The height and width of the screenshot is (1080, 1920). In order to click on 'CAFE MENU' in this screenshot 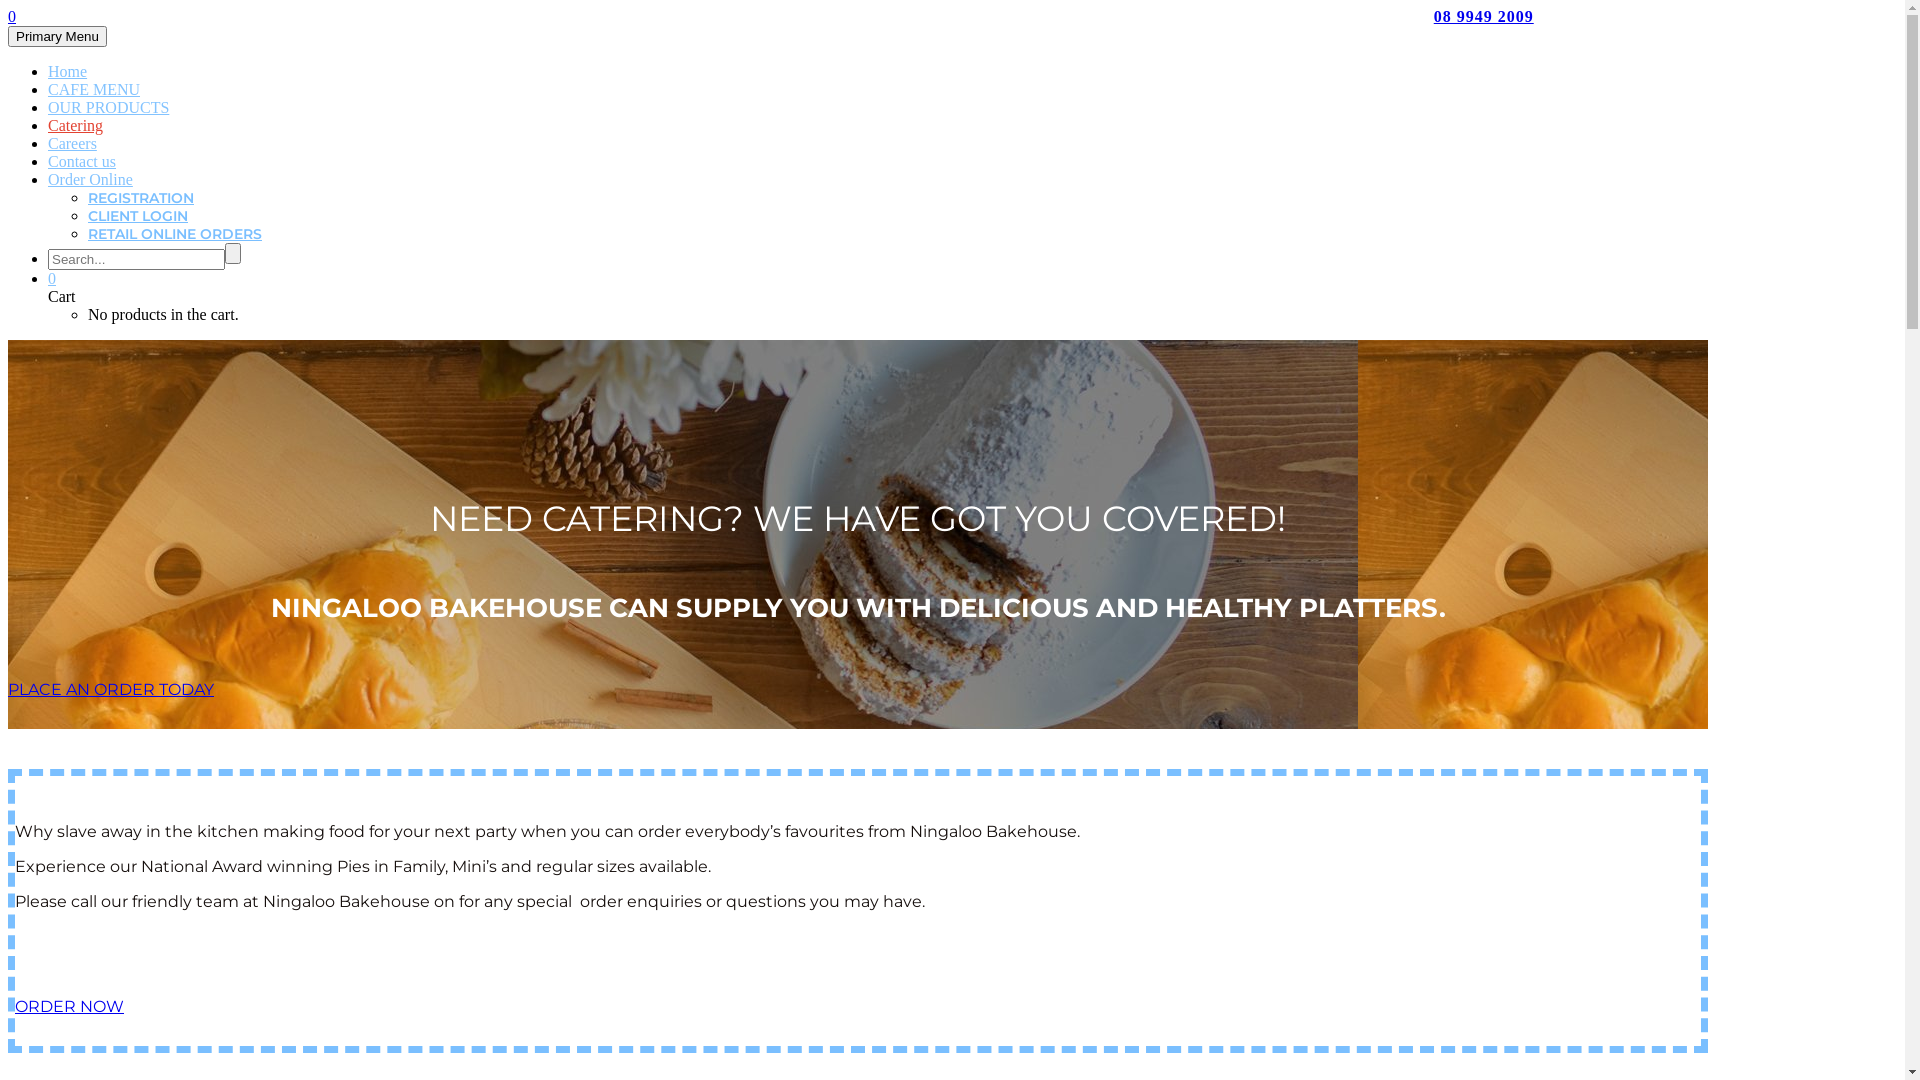, I will do `click(93, 88)`.